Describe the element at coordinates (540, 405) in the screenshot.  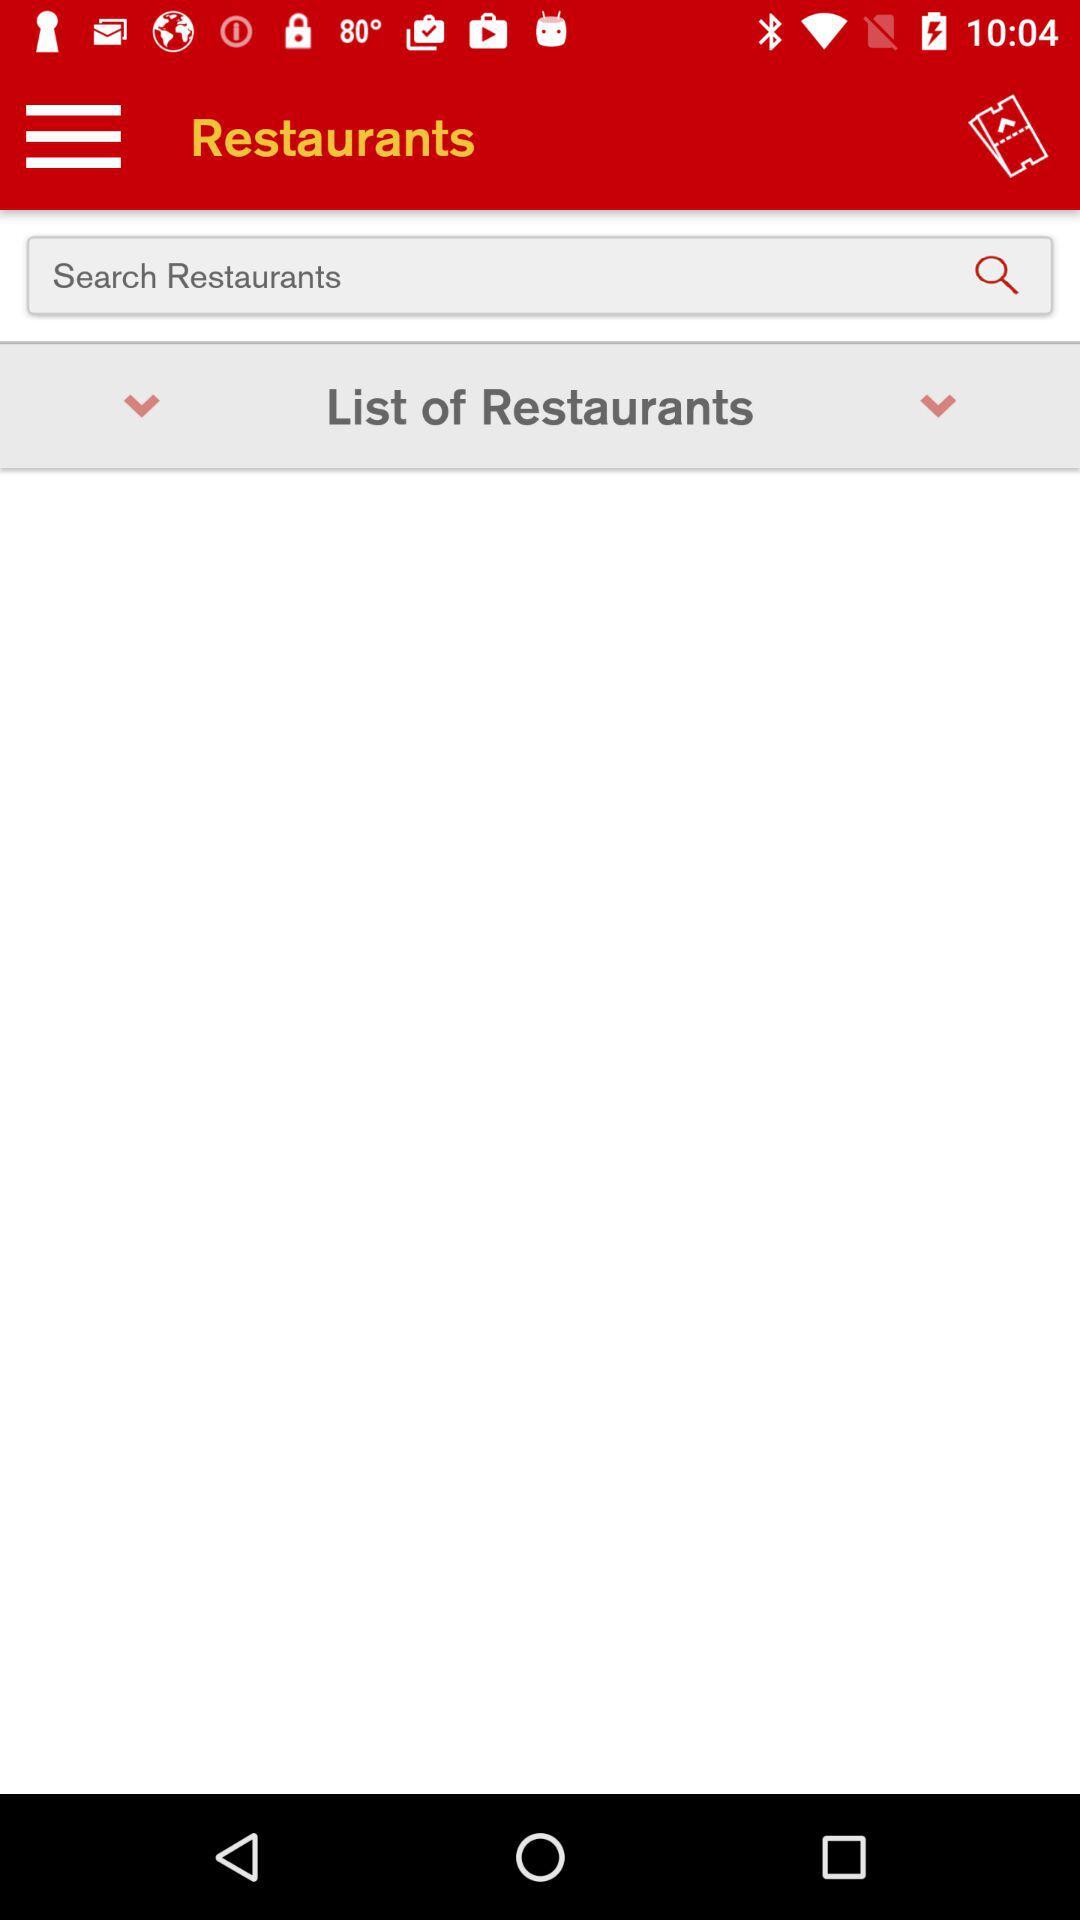
I see `list of restaurants item` at that location.